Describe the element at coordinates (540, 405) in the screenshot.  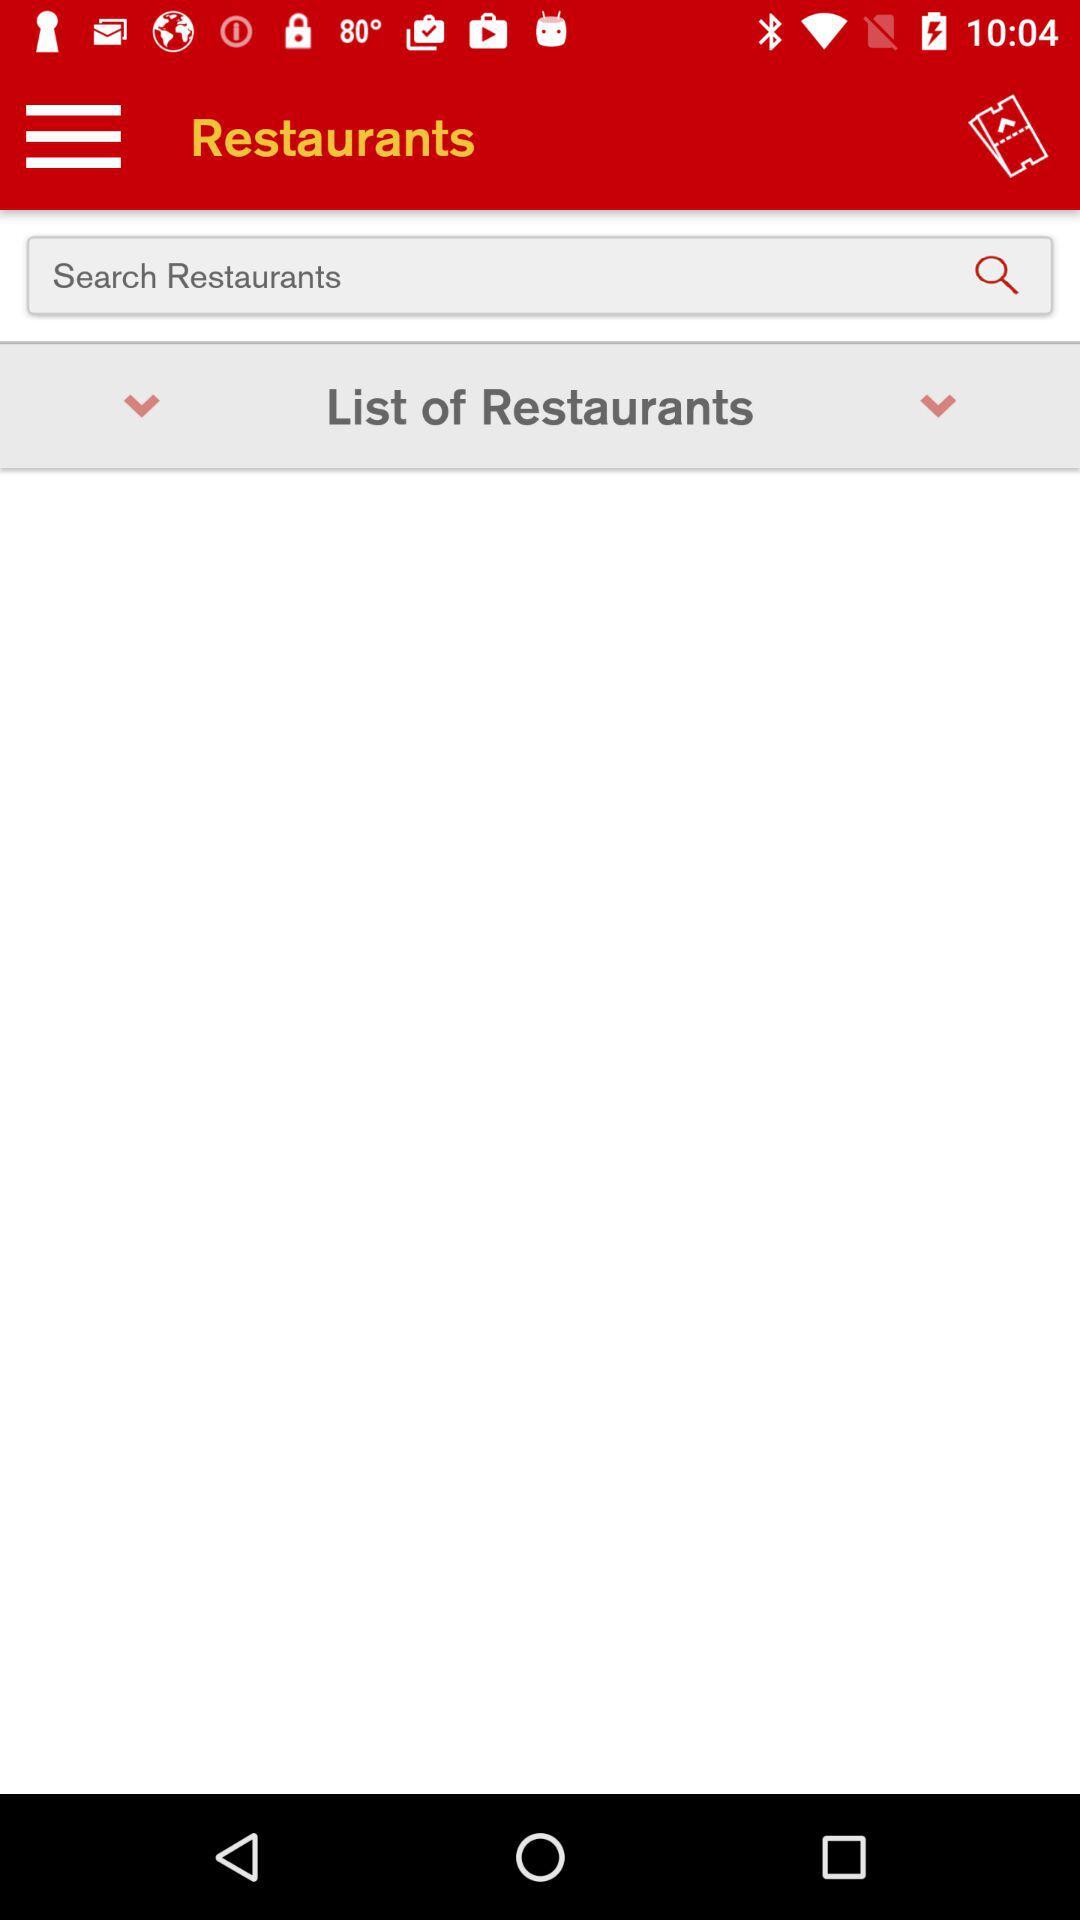
I see `list of restaurants item` at that location.